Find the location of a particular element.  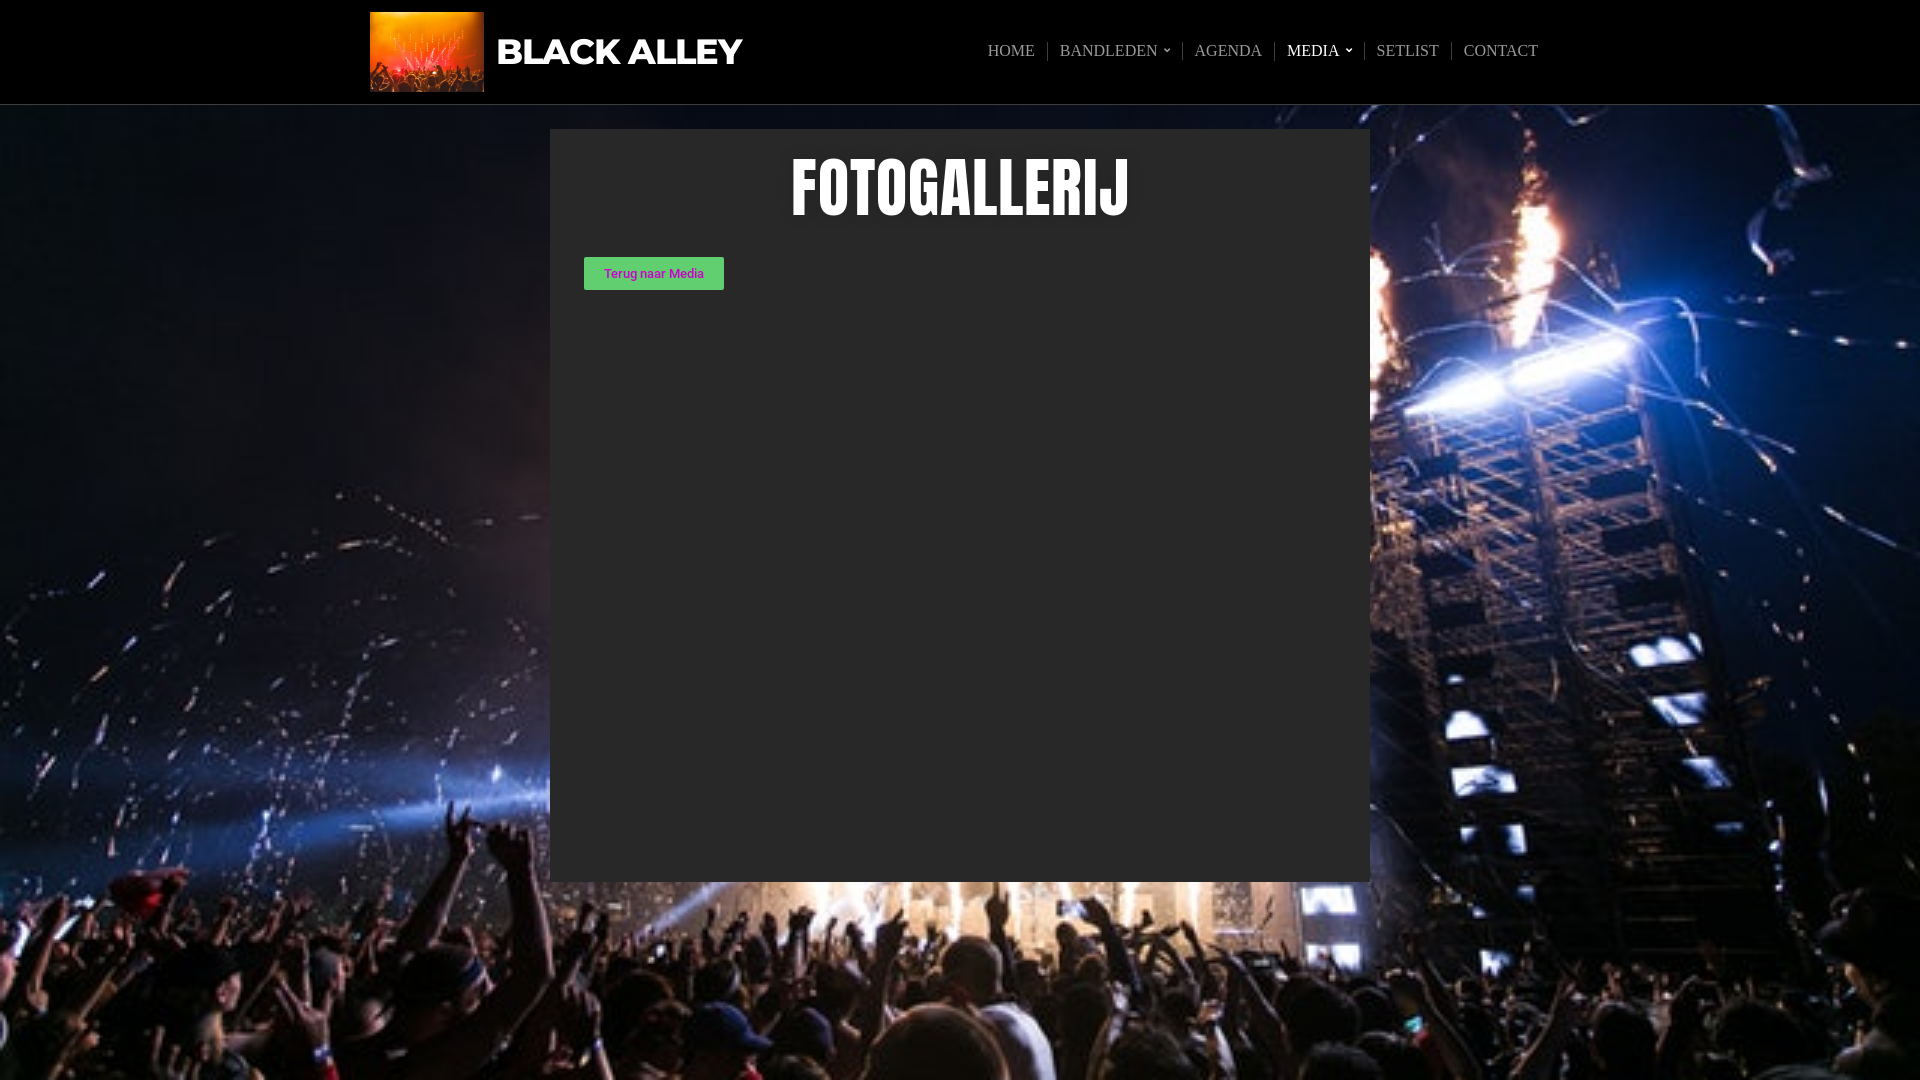

'MEDIA' is located at coordinates (1318, 50).